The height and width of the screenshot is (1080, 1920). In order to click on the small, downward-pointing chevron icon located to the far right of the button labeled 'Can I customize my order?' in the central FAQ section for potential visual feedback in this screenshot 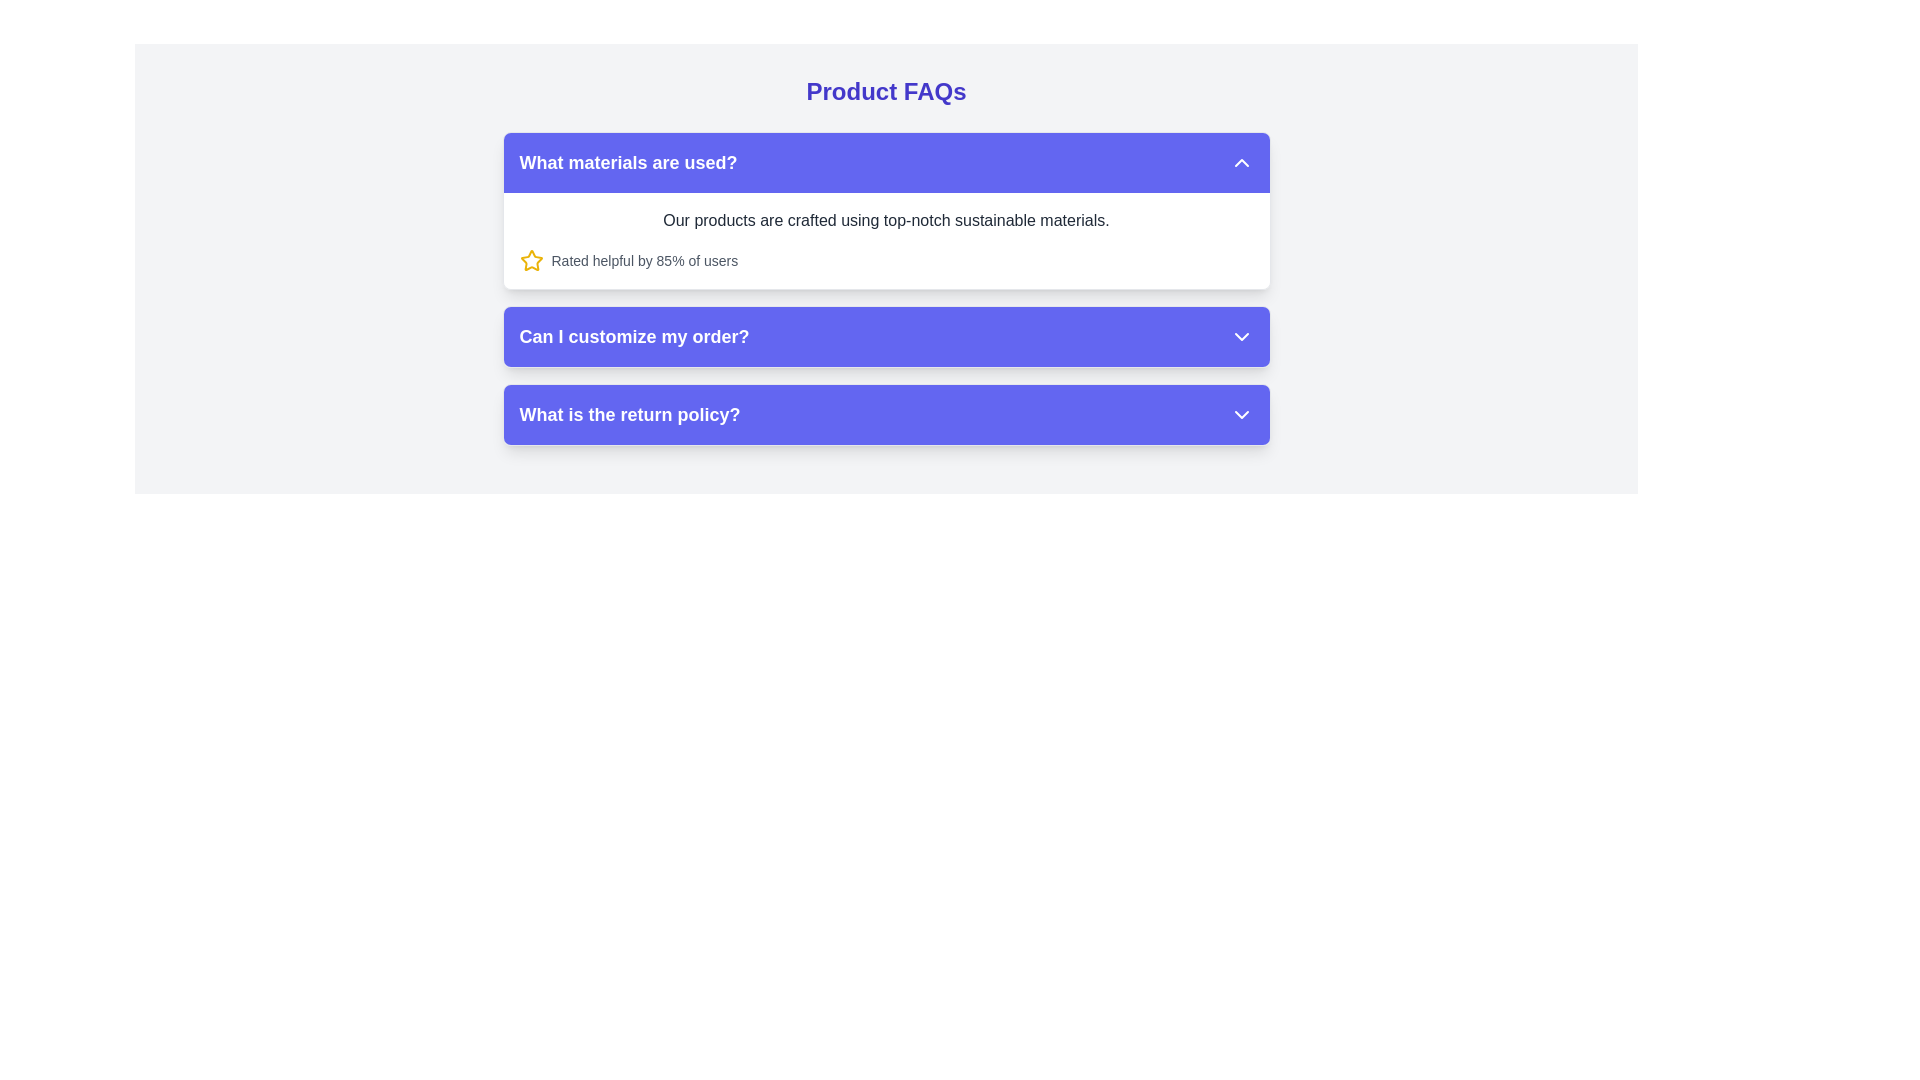, I will do `click(1240, 335)`.